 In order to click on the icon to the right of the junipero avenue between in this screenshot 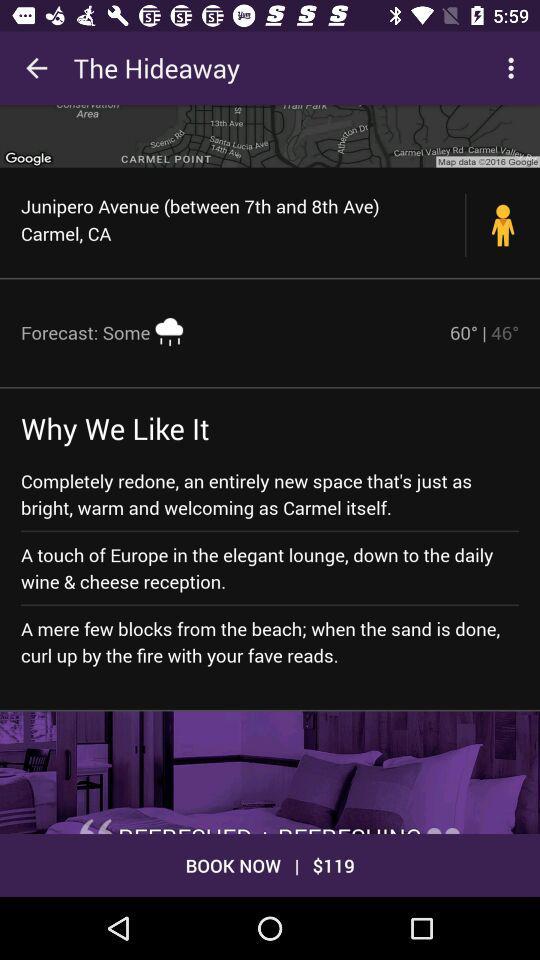, I will do `click(502, 225)`.